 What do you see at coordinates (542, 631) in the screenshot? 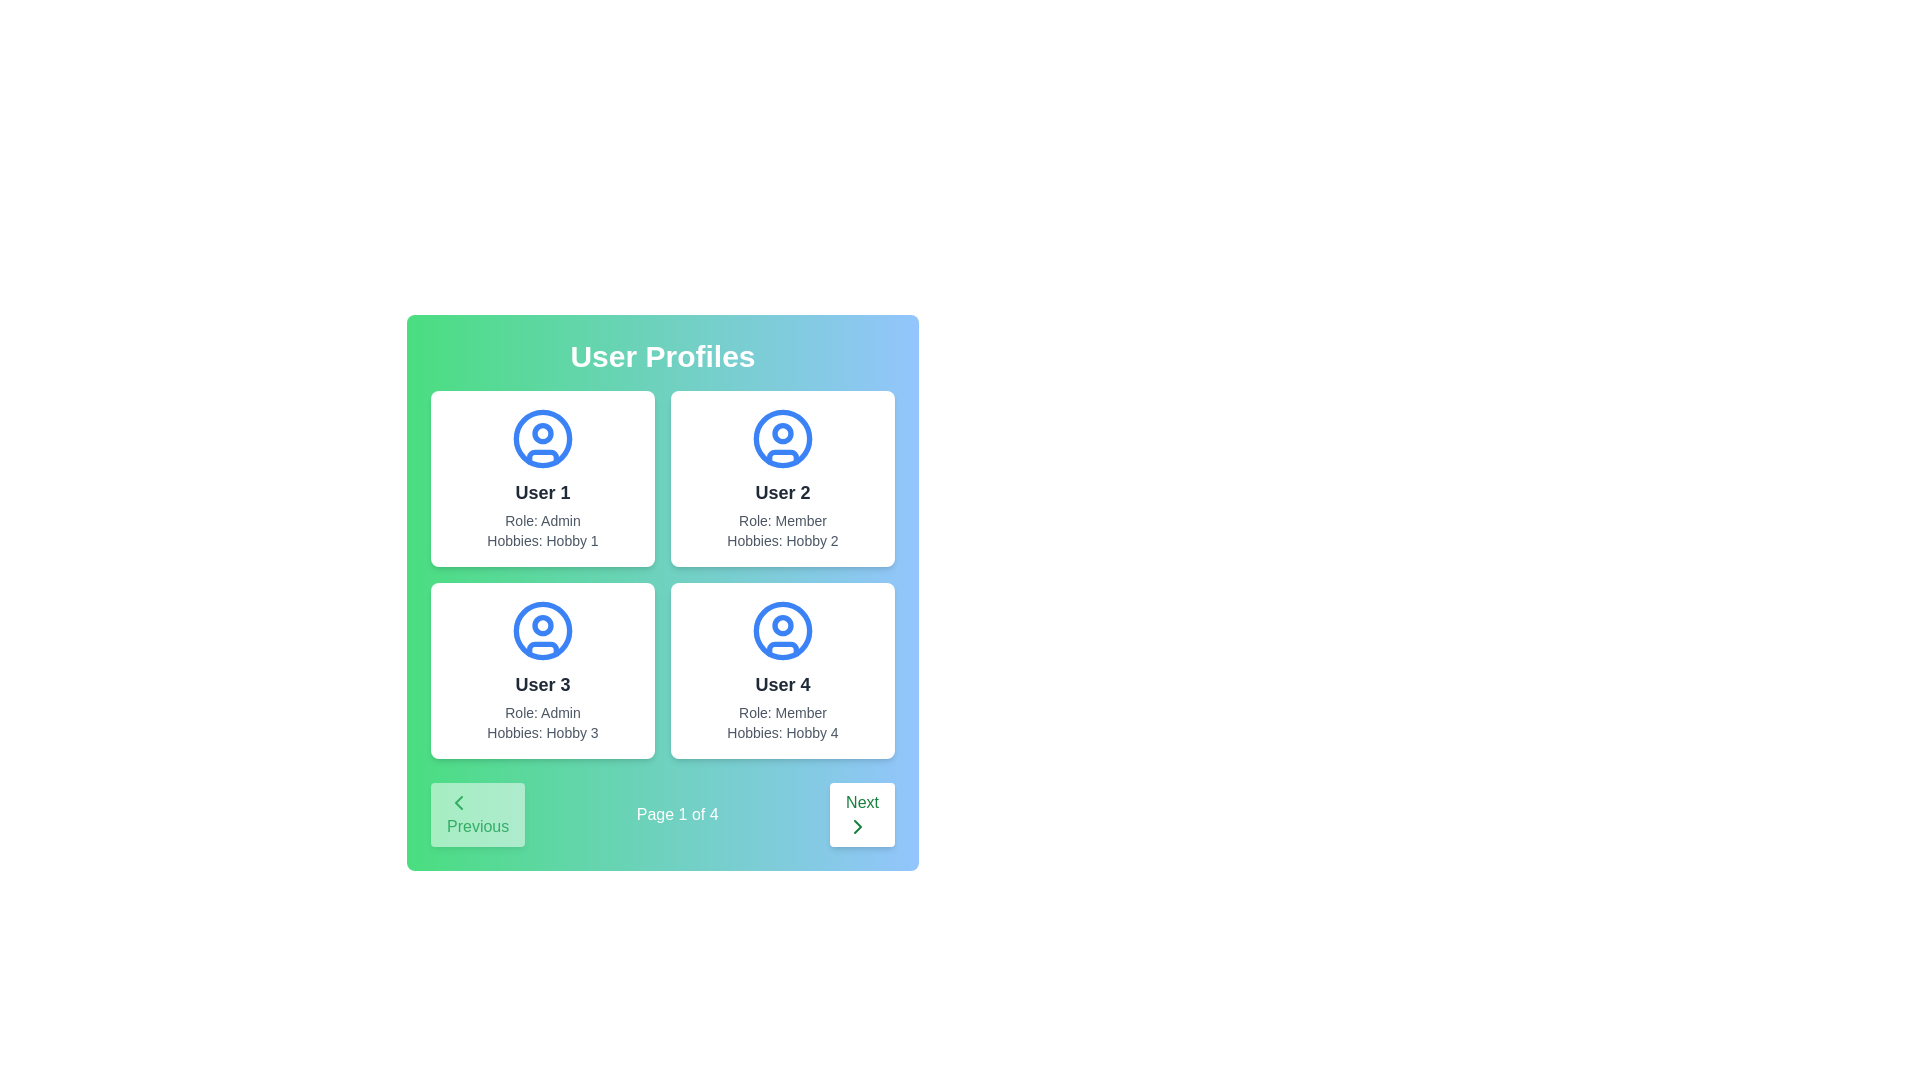
I see `the circular user avatar icon for 'User 3', which features a blue outline and a user figure inside, located in the third profile card` at bounding box center [542, 631].